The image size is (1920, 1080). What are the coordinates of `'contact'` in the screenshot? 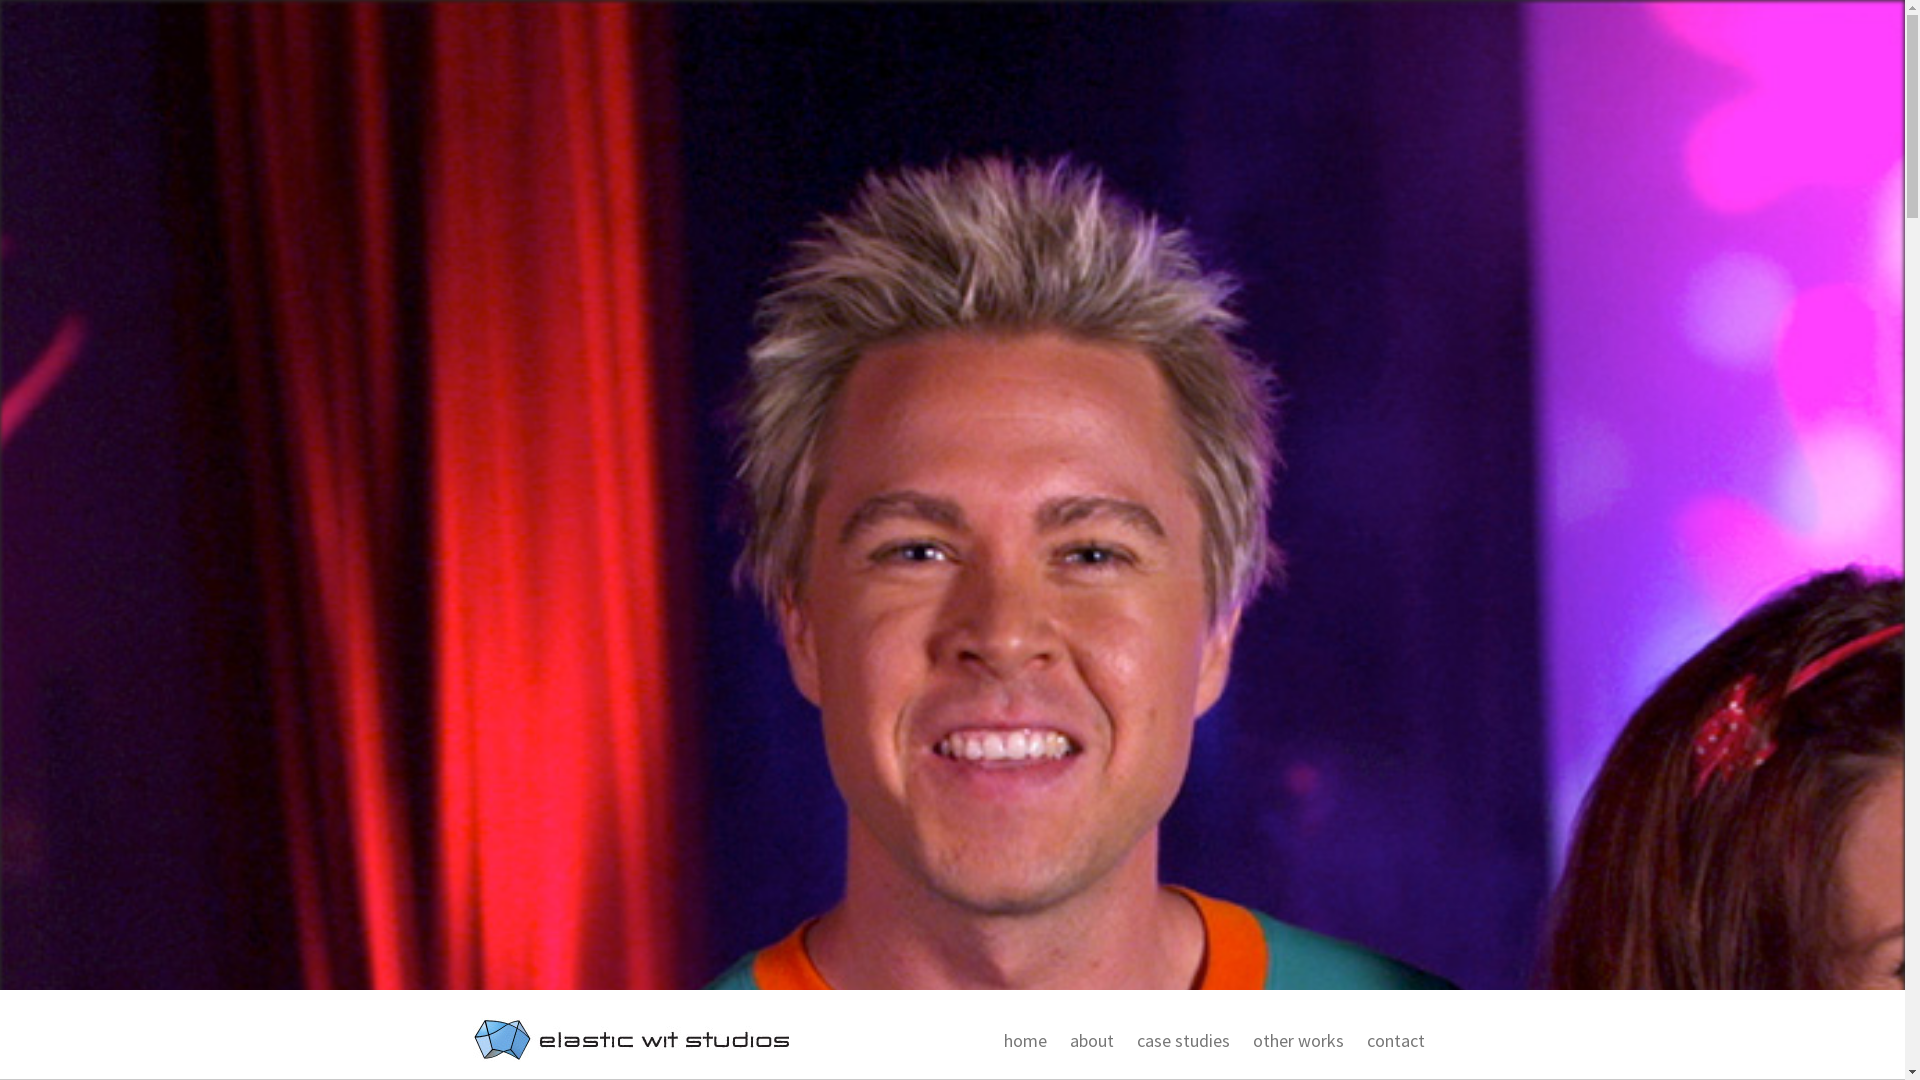 It's located at (1391, 1040).